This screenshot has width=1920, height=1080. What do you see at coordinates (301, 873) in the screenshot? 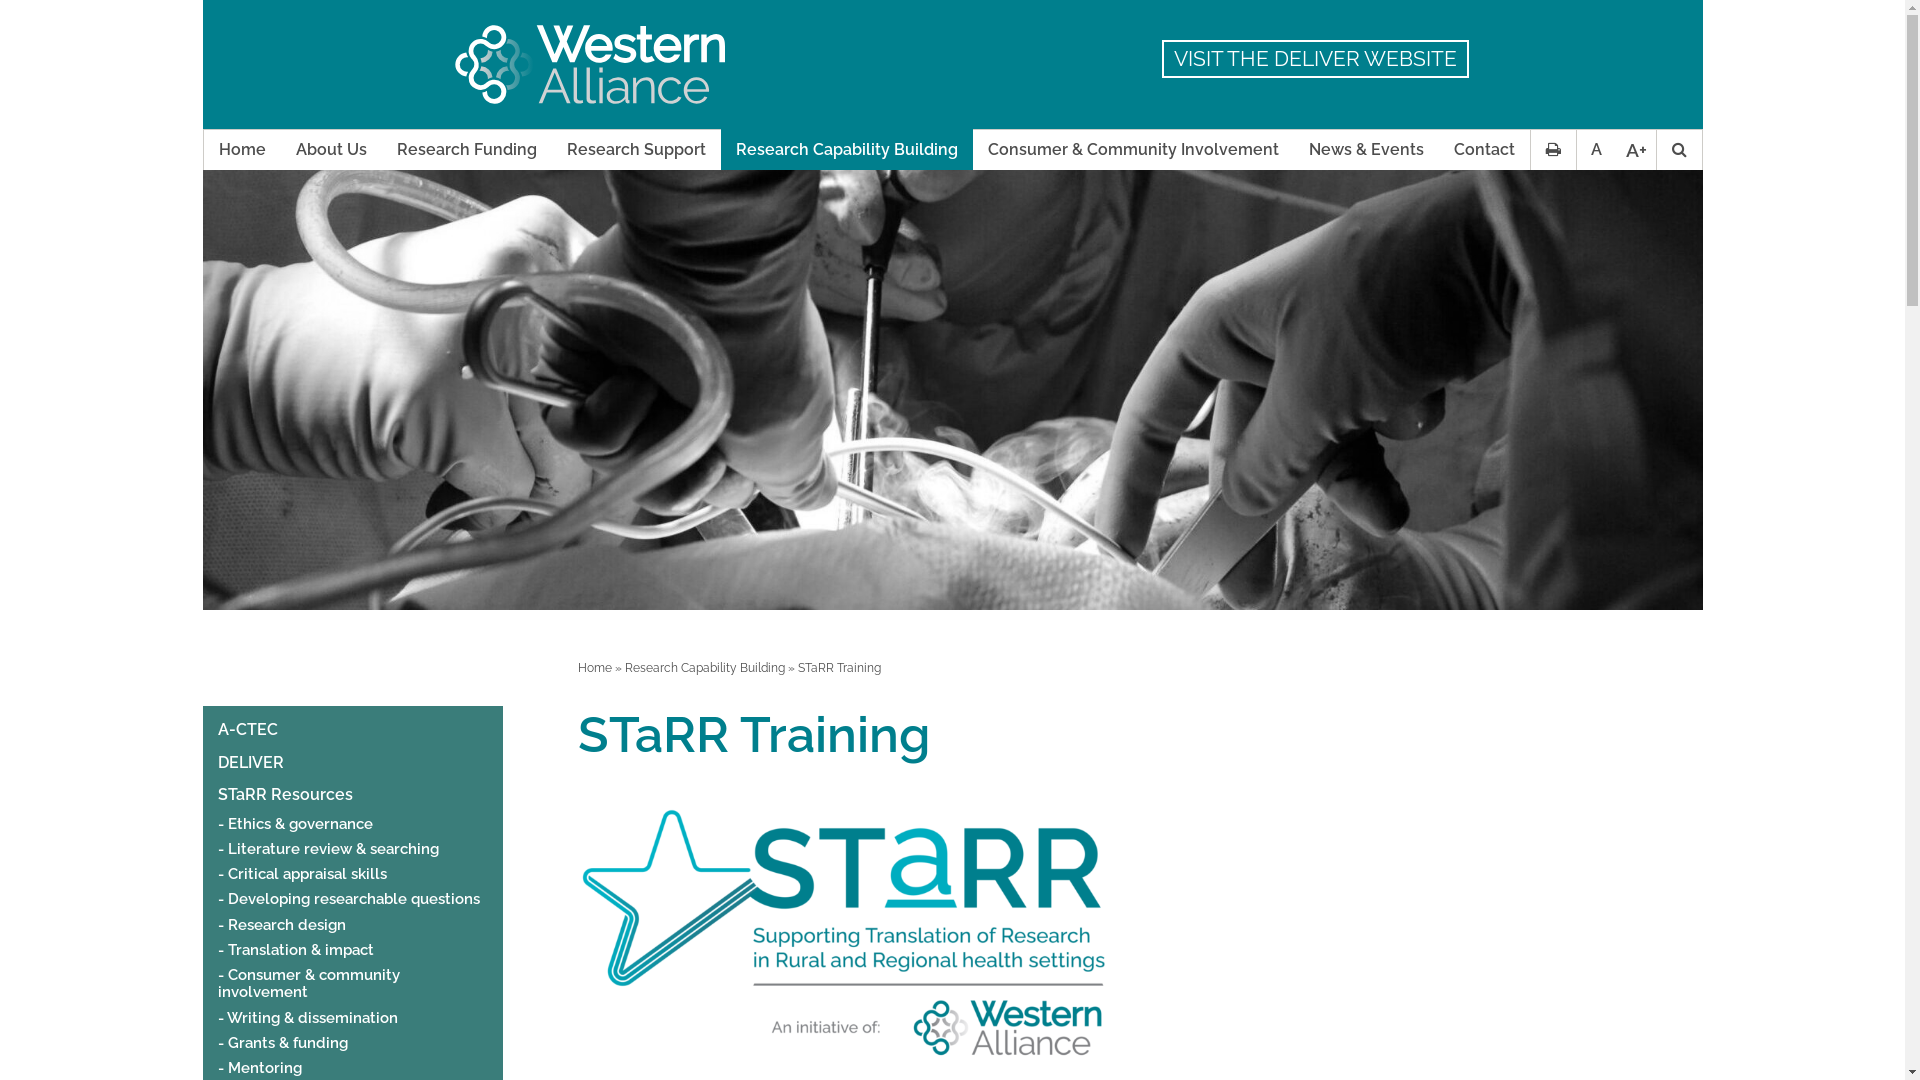
I see `'Critical appraisal skills'` at bounding box center [301, 873].